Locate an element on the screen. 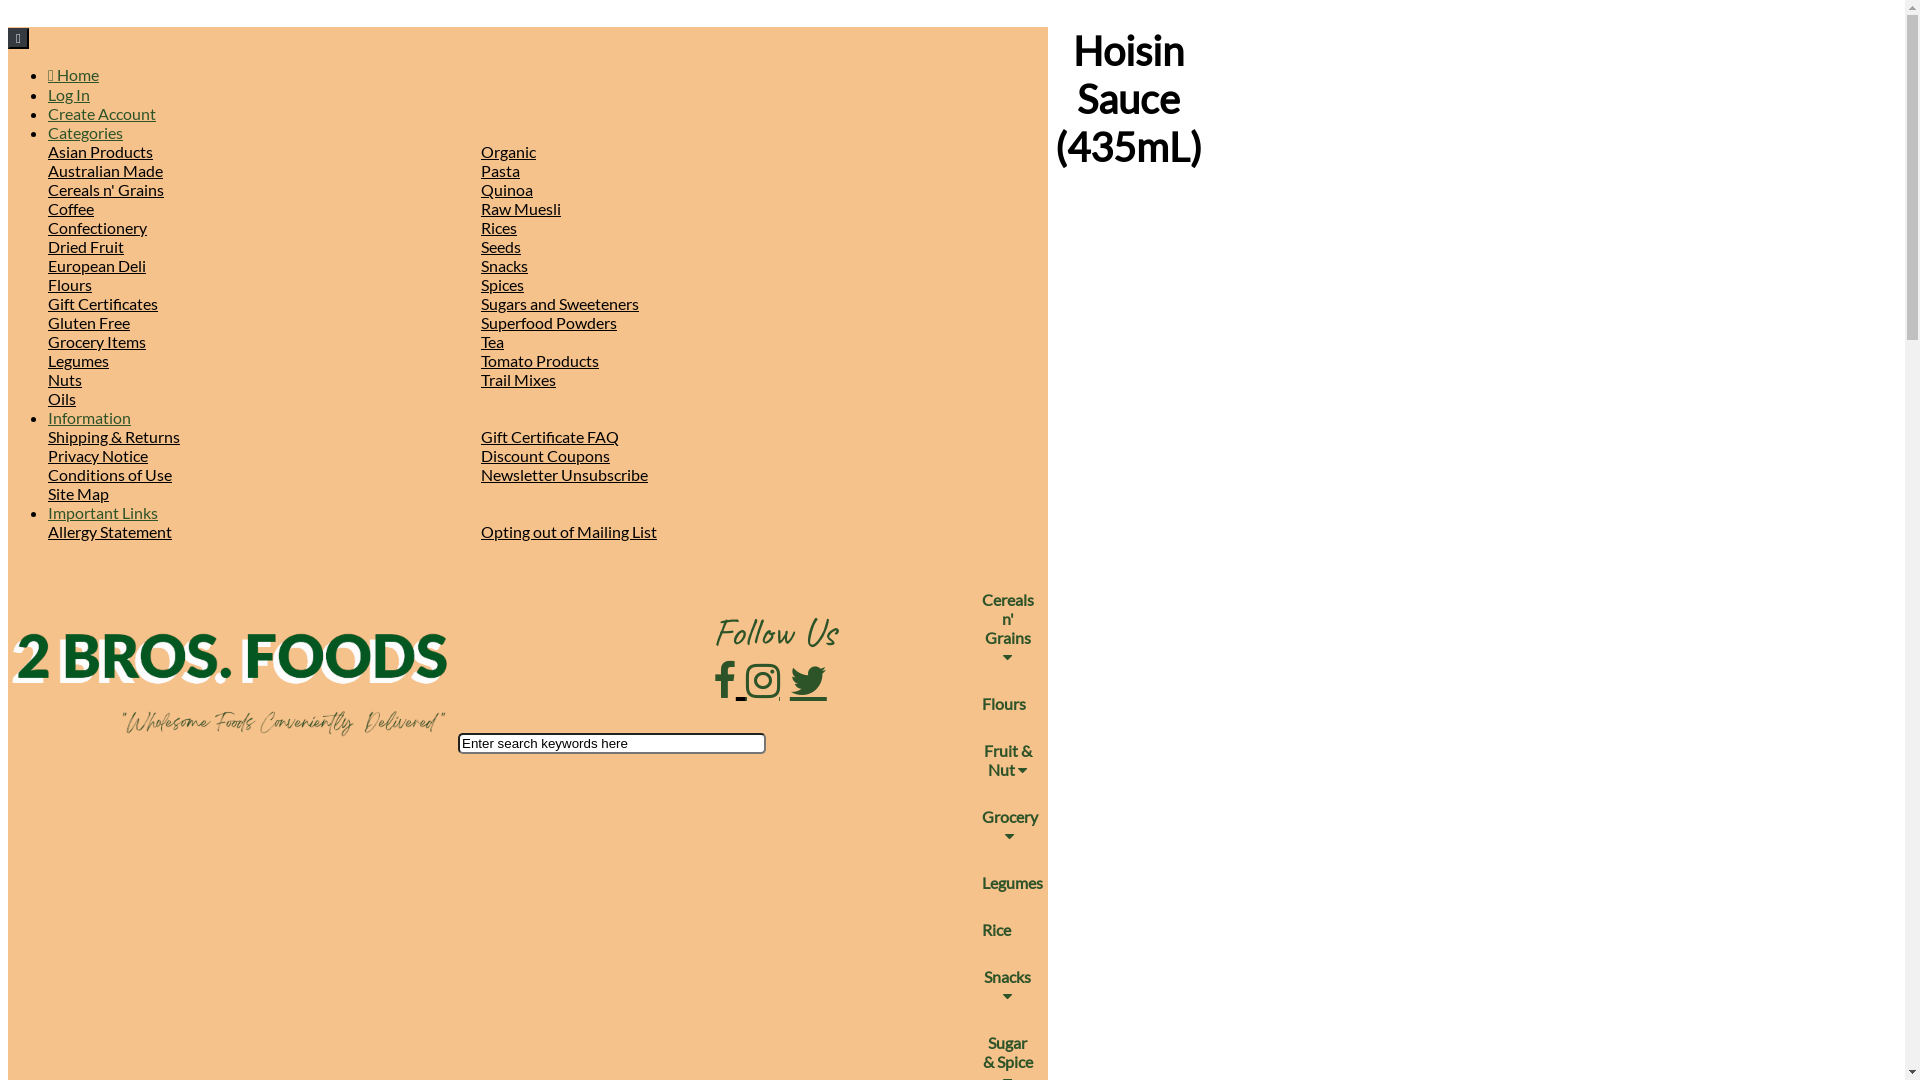 This screenshot has height=1080, width=1920. 'Gift Certificate FAQ' is located at coordinates (550, 435).